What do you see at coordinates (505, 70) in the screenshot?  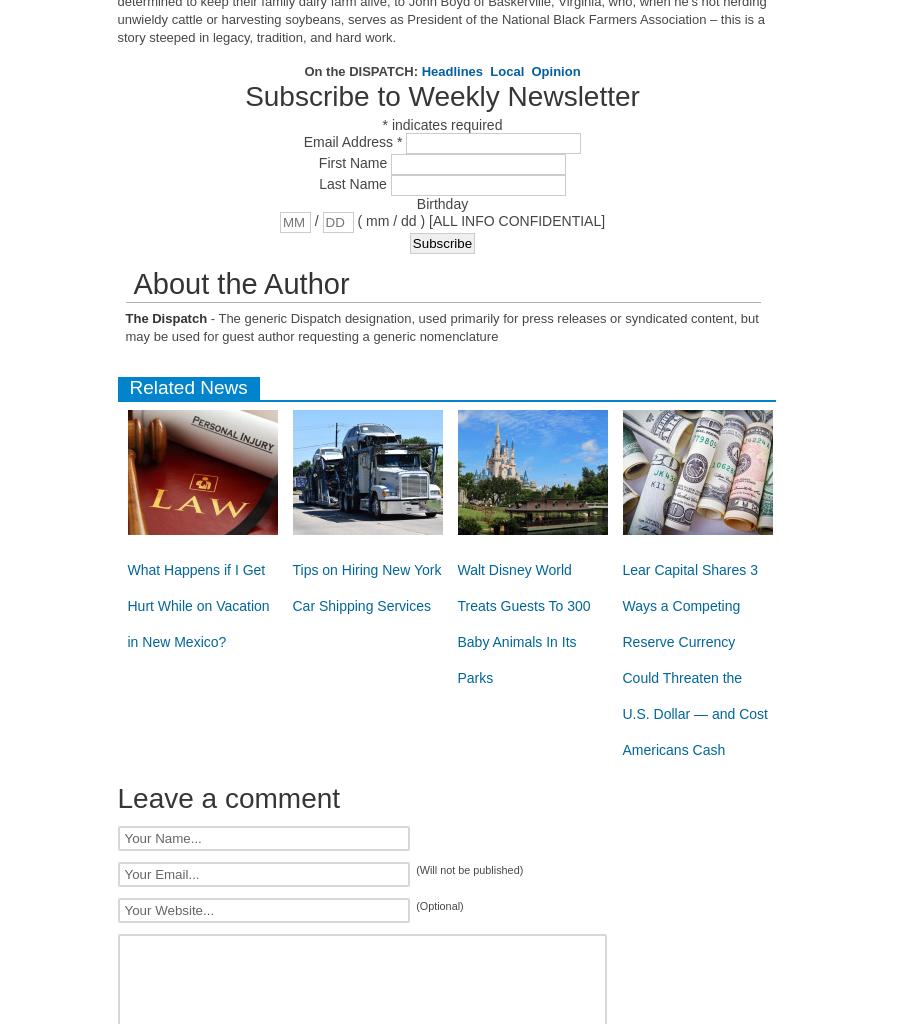 I see `'Local'` at bounding box center [505, 70].